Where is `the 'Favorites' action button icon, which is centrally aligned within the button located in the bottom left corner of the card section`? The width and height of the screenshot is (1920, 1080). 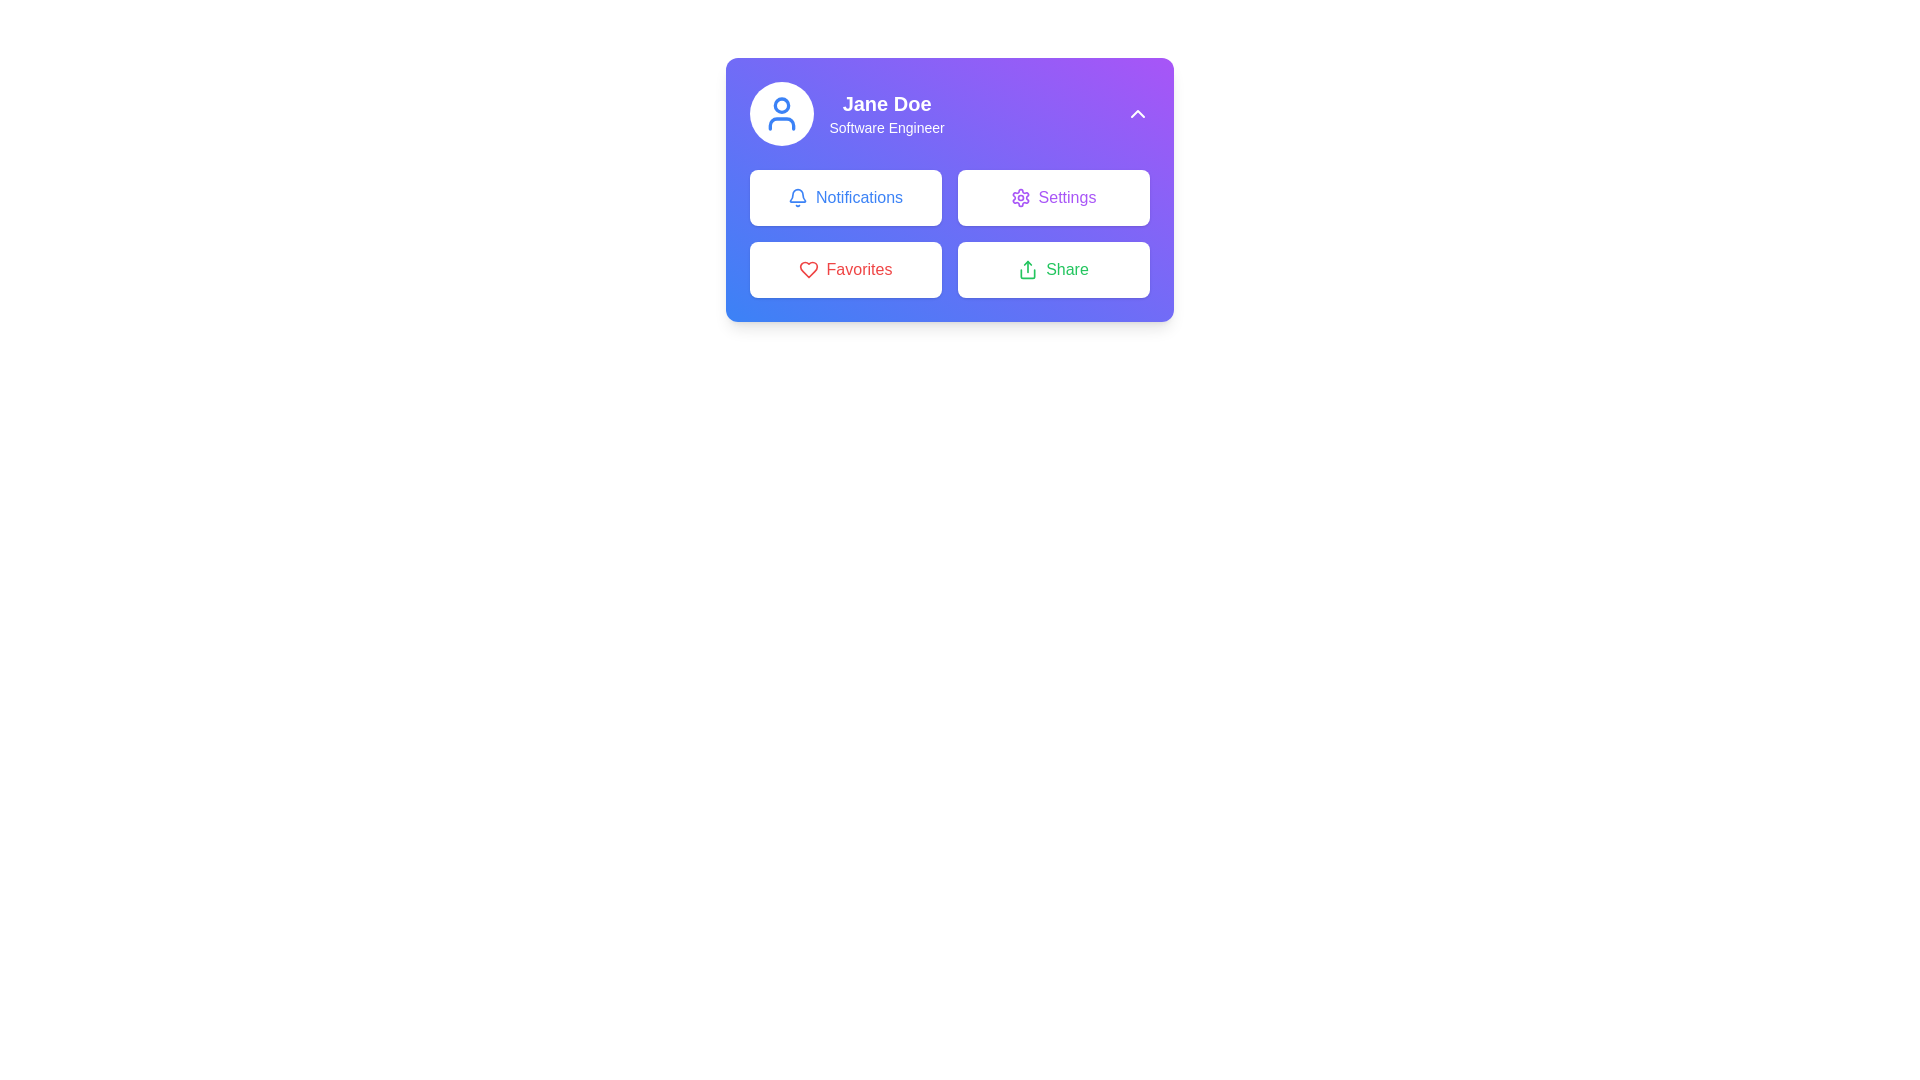
the 'Favorites' action button icon, which is centrally aligned within the button located in the bottom left corner of the card section is located at coordinates (808, 270).